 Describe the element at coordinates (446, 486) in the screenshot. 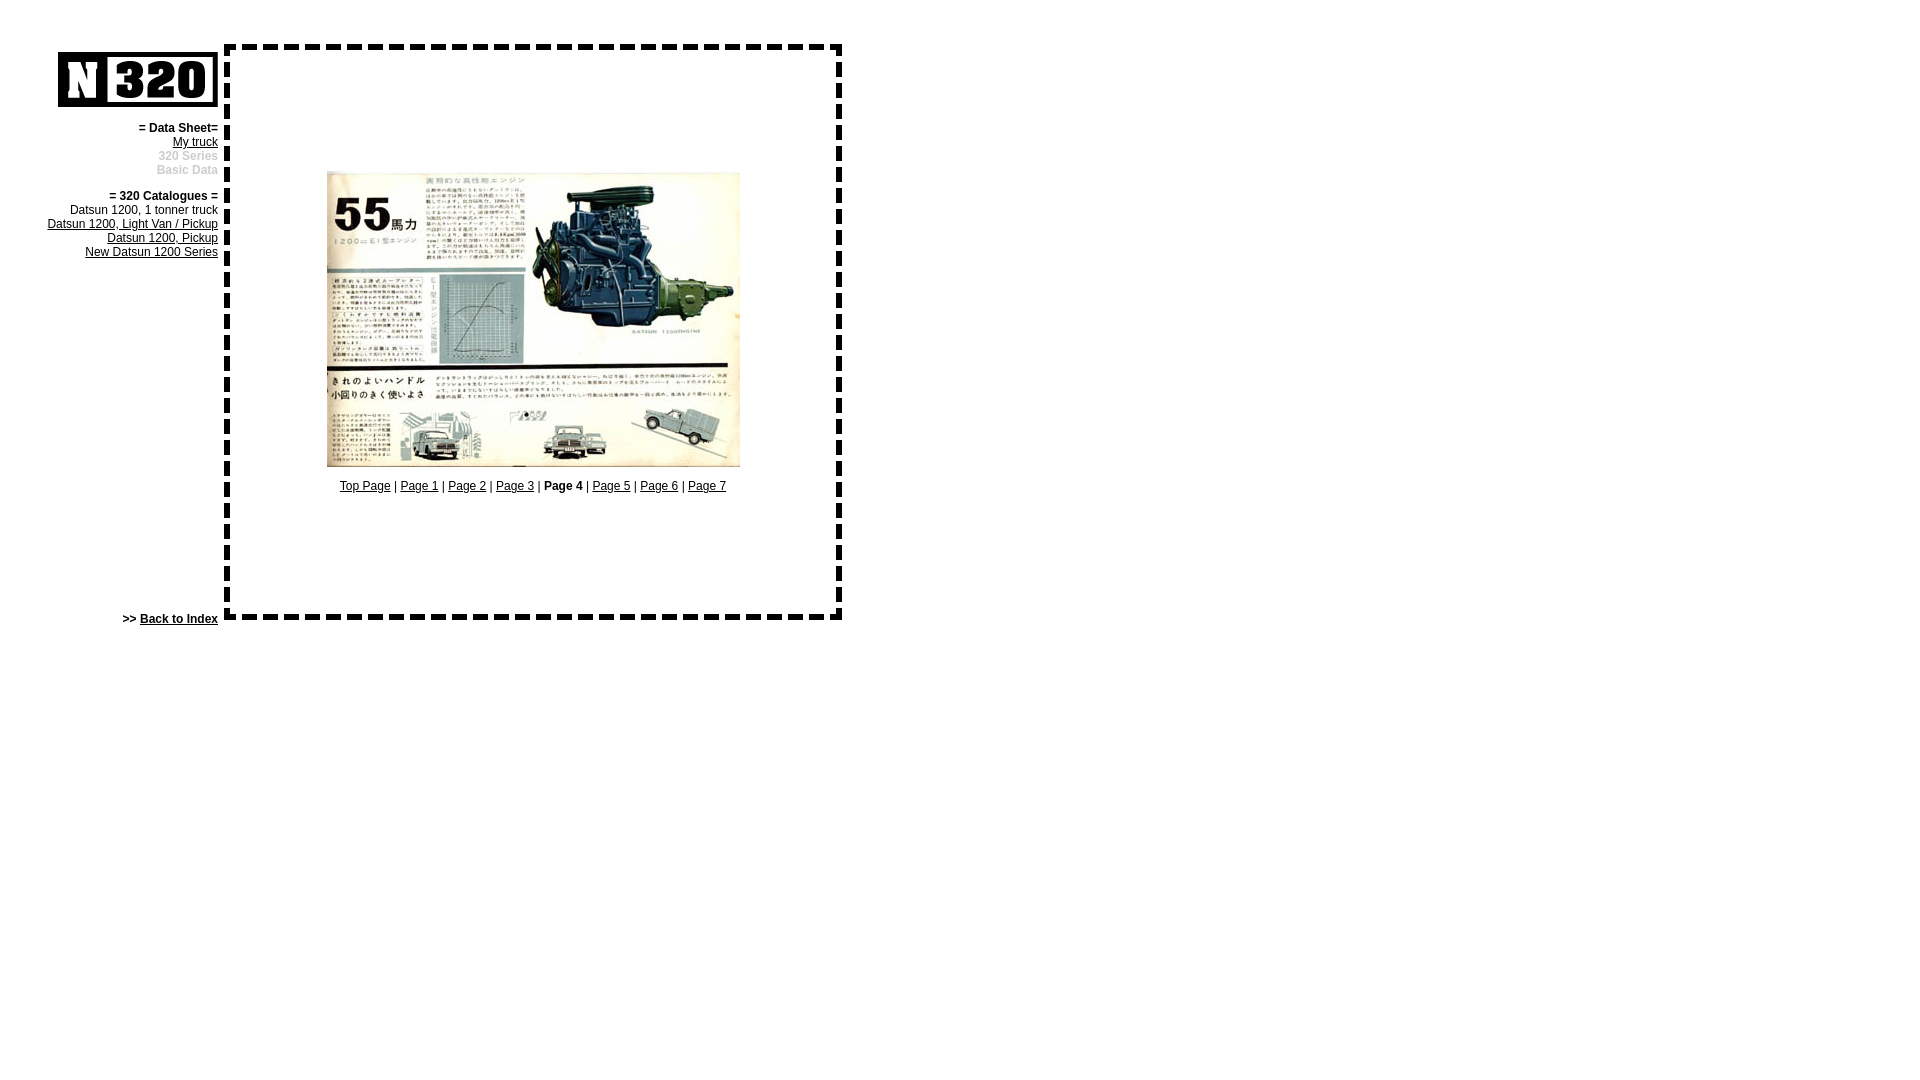

I see `'Page 2'` at that location.